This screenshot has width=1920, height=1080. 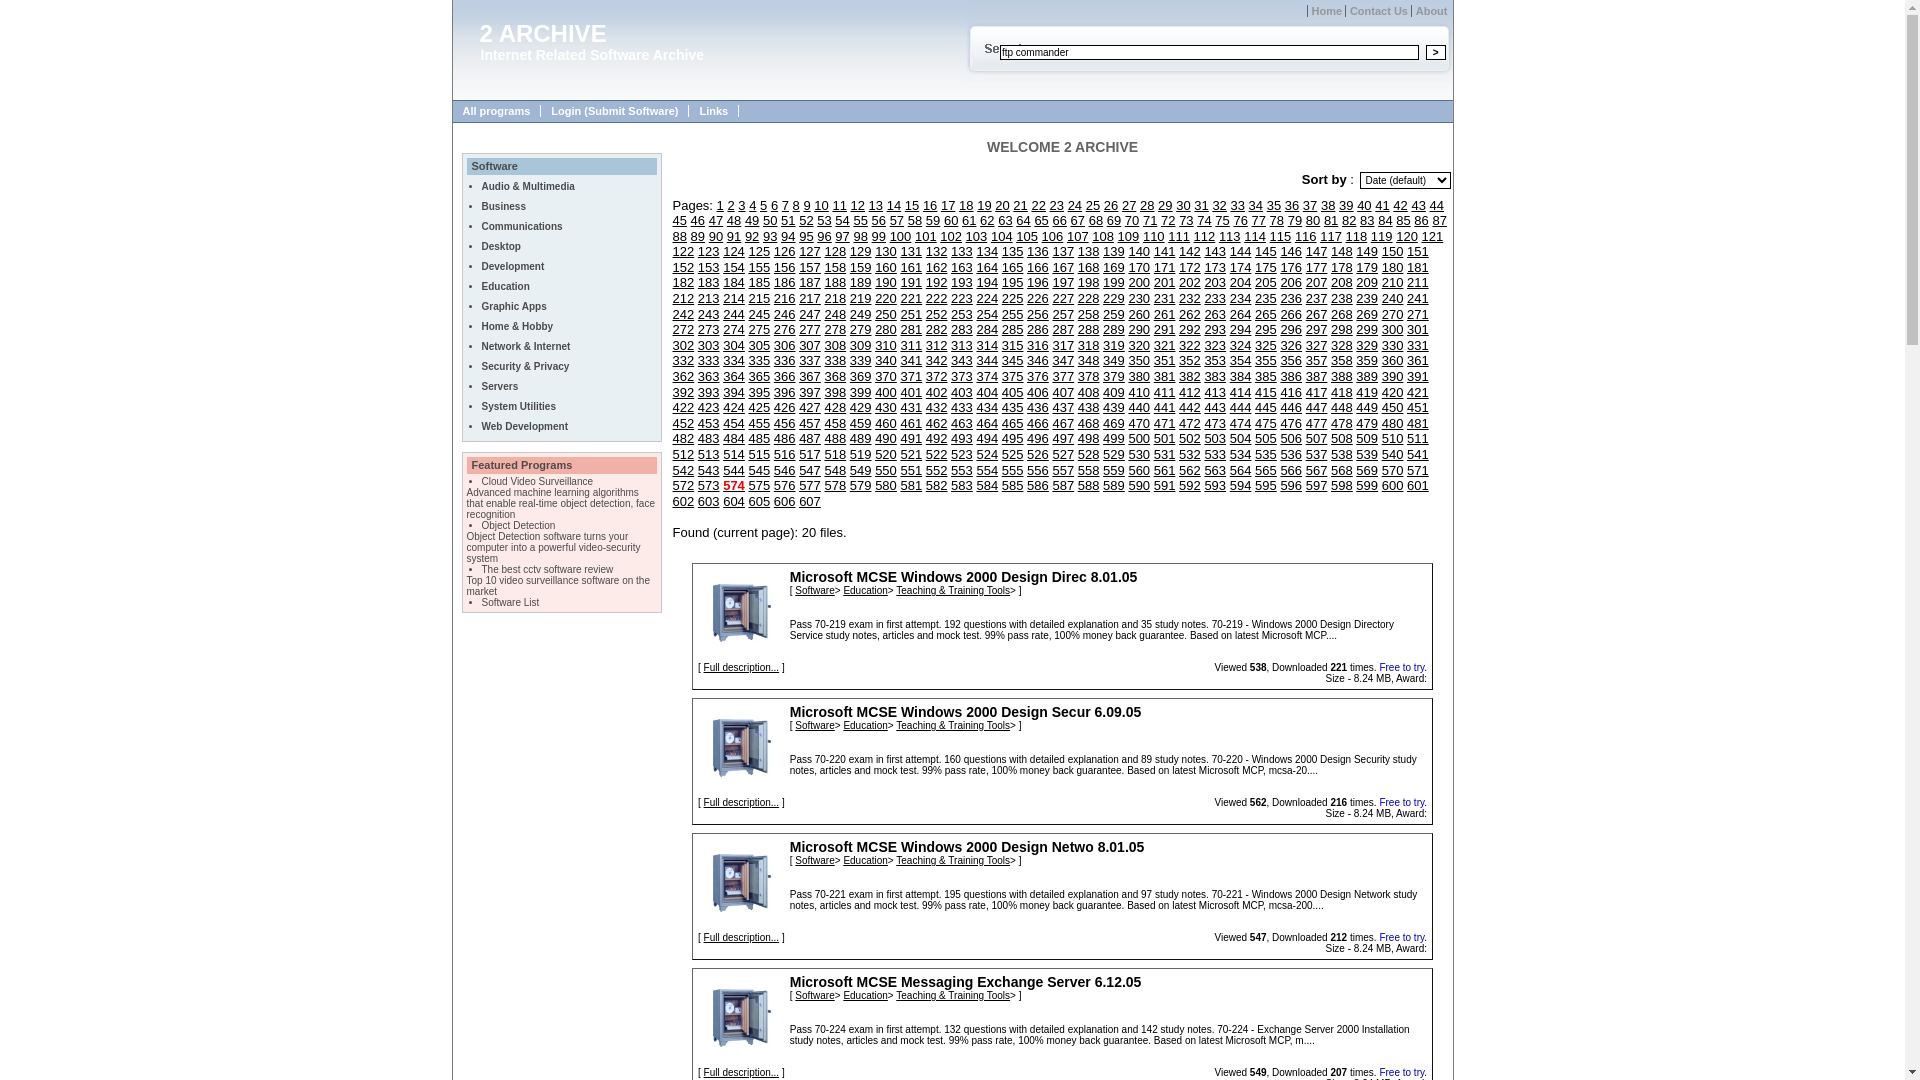 What do you see at coordinates (1165, 250) in the screenshot?
I see `'141'` at bounding box center [1165, 250].